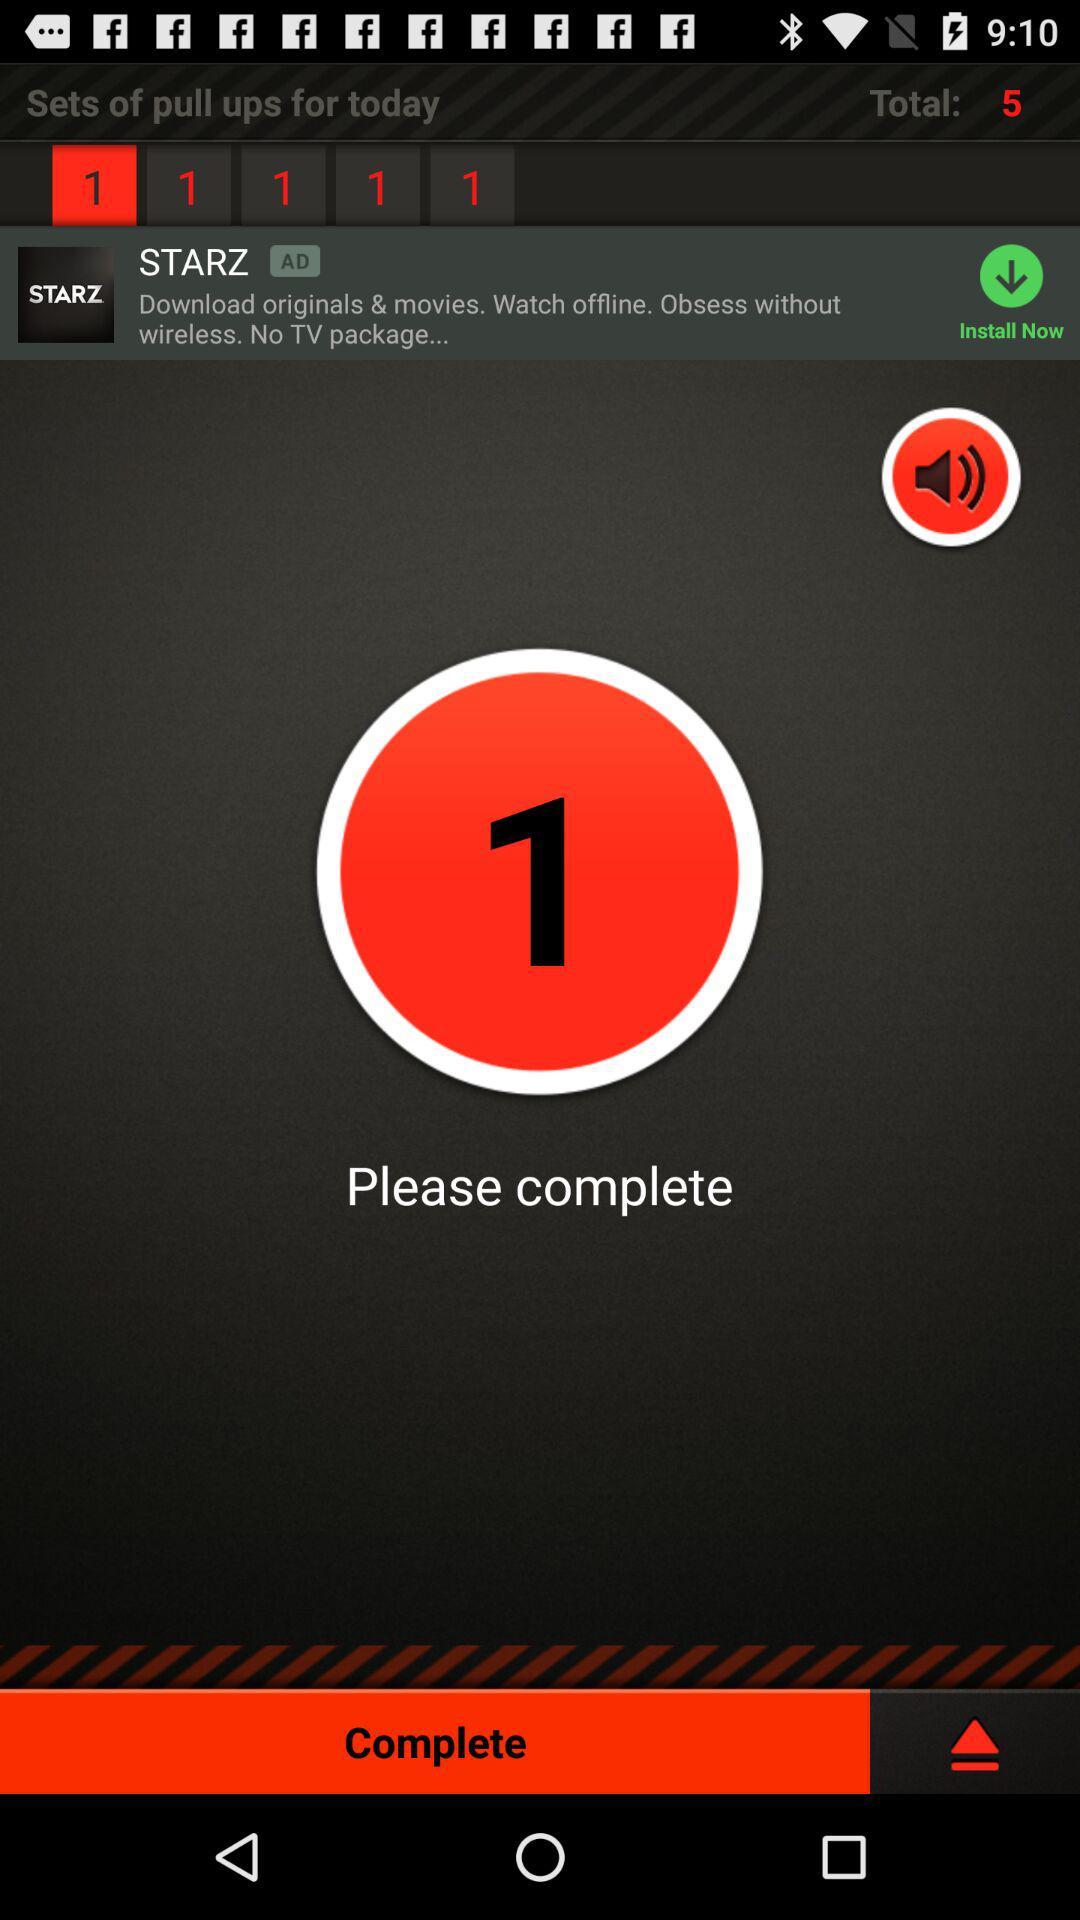  Describe the element at coordinates (537, 317) in the screenshot. I see `item below starz app` at that location.